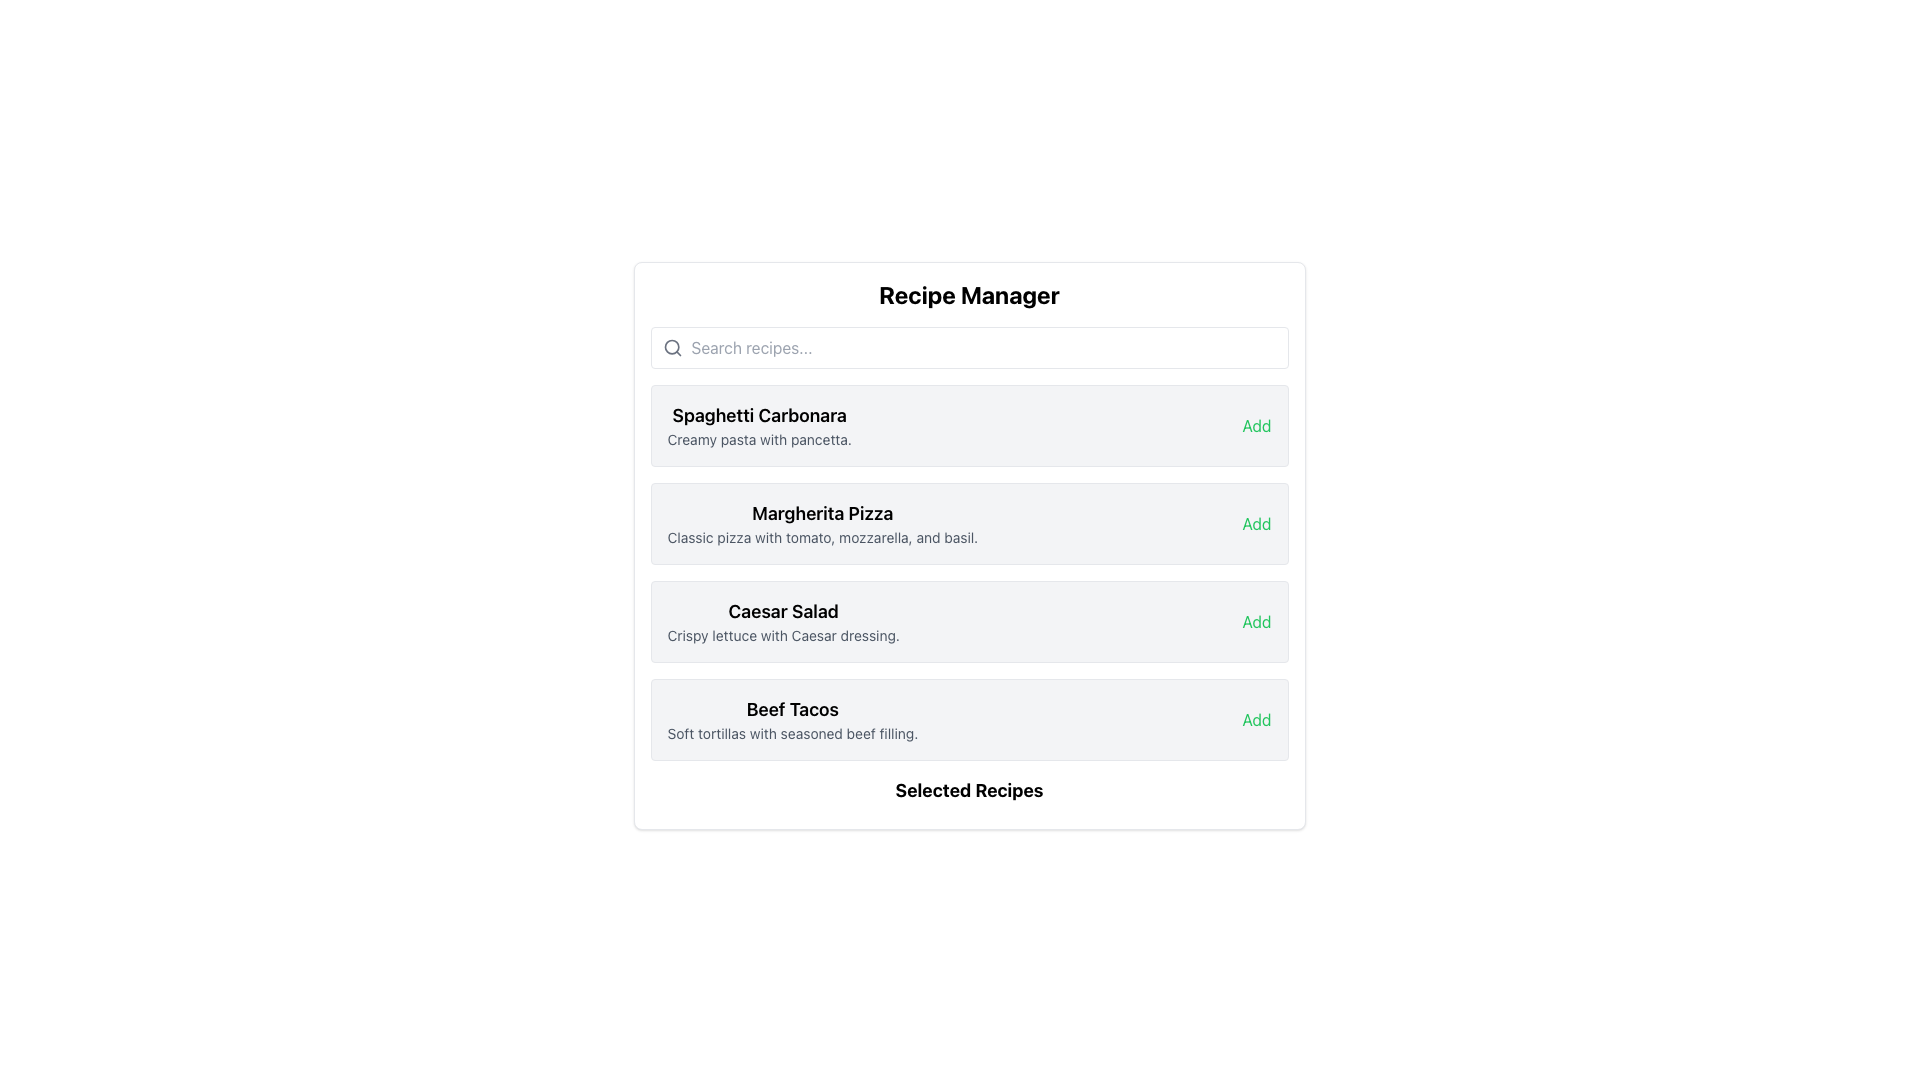 This screenshot has width=1920, height=1080. What do you see at coordinates (791, 733) in the screenshot?
I see `the smaller-sized gray text that reads 'Soft tortillas with seasoned beef filling.' located under the 'Beef Tacos' entry` at bounding box center [791, 733].